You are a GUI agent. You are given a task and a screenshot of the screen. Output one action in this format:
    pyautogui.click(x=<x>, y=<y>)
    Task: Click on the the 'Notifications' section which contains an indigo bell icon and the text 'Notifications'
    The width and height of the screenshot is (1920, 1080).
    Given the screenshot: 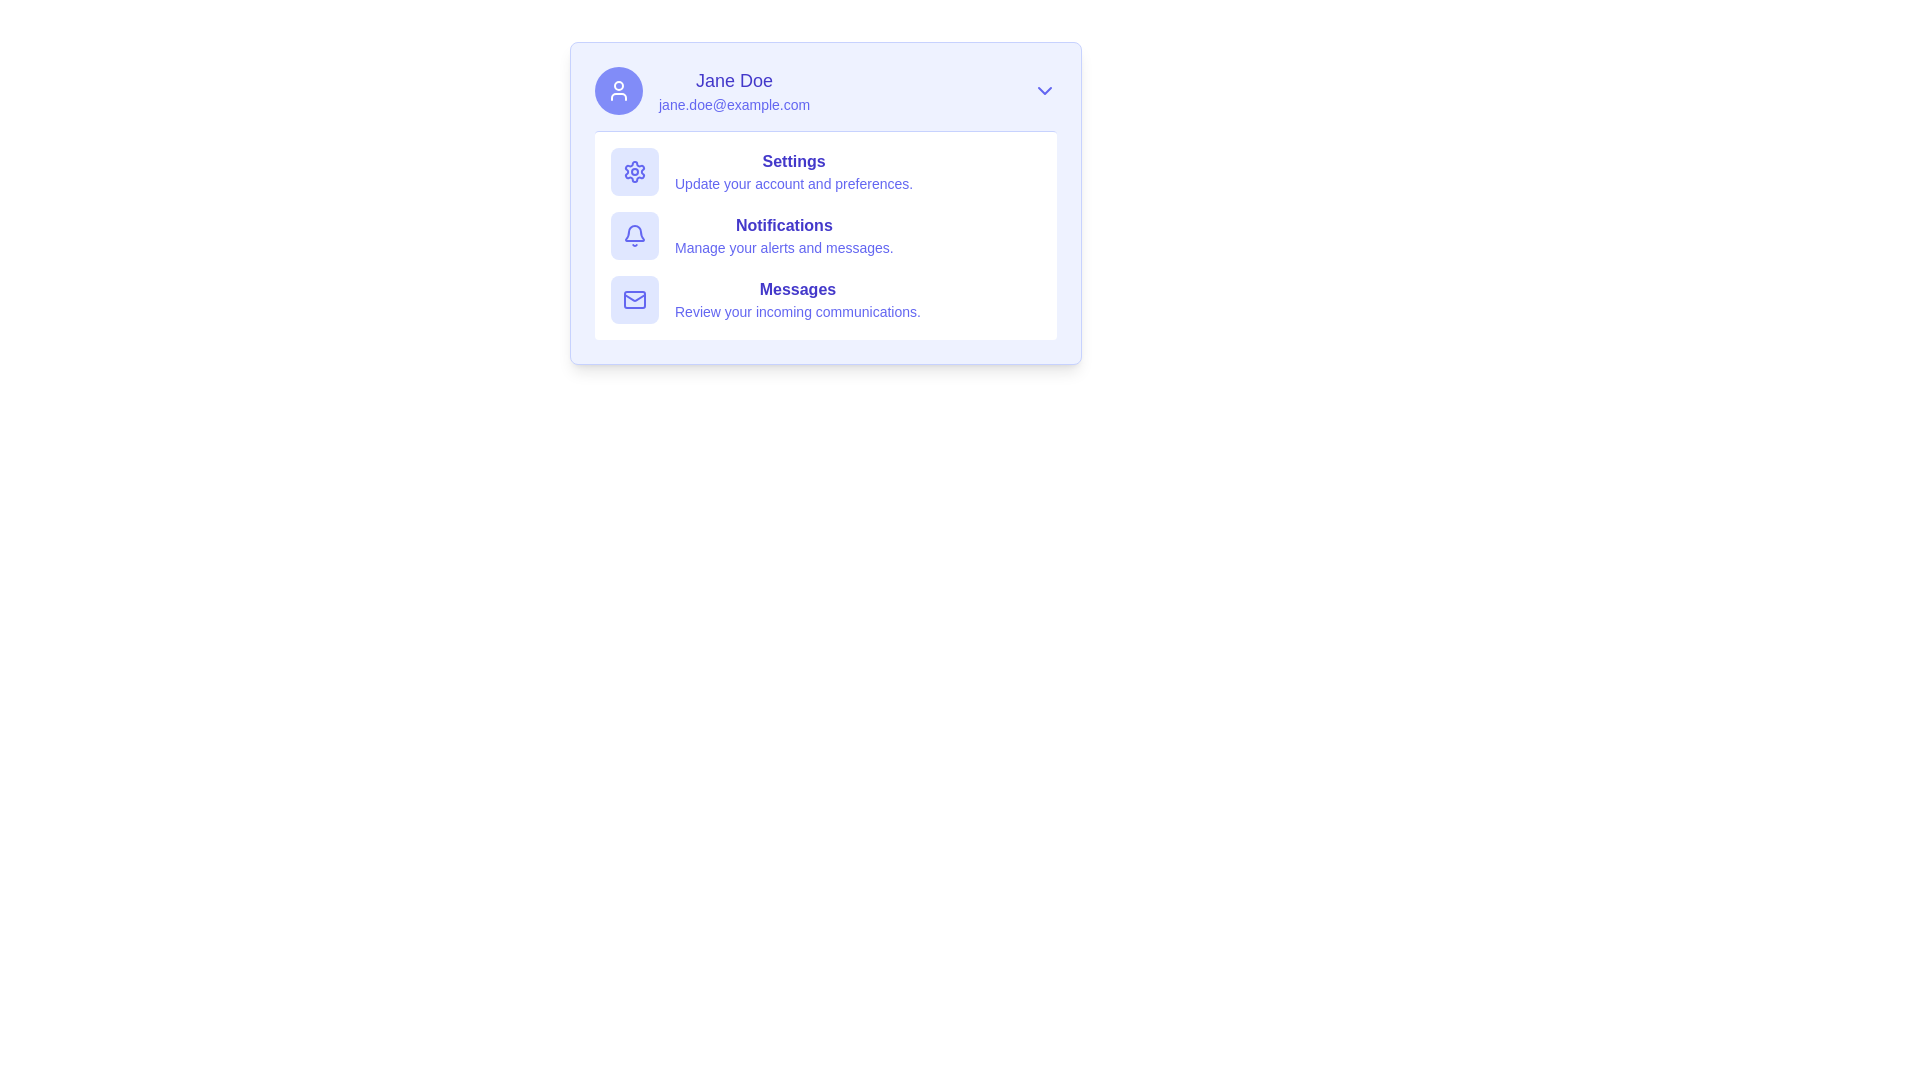 What is the action you would take?
    pyautogui.click(x=825, y=234)
    